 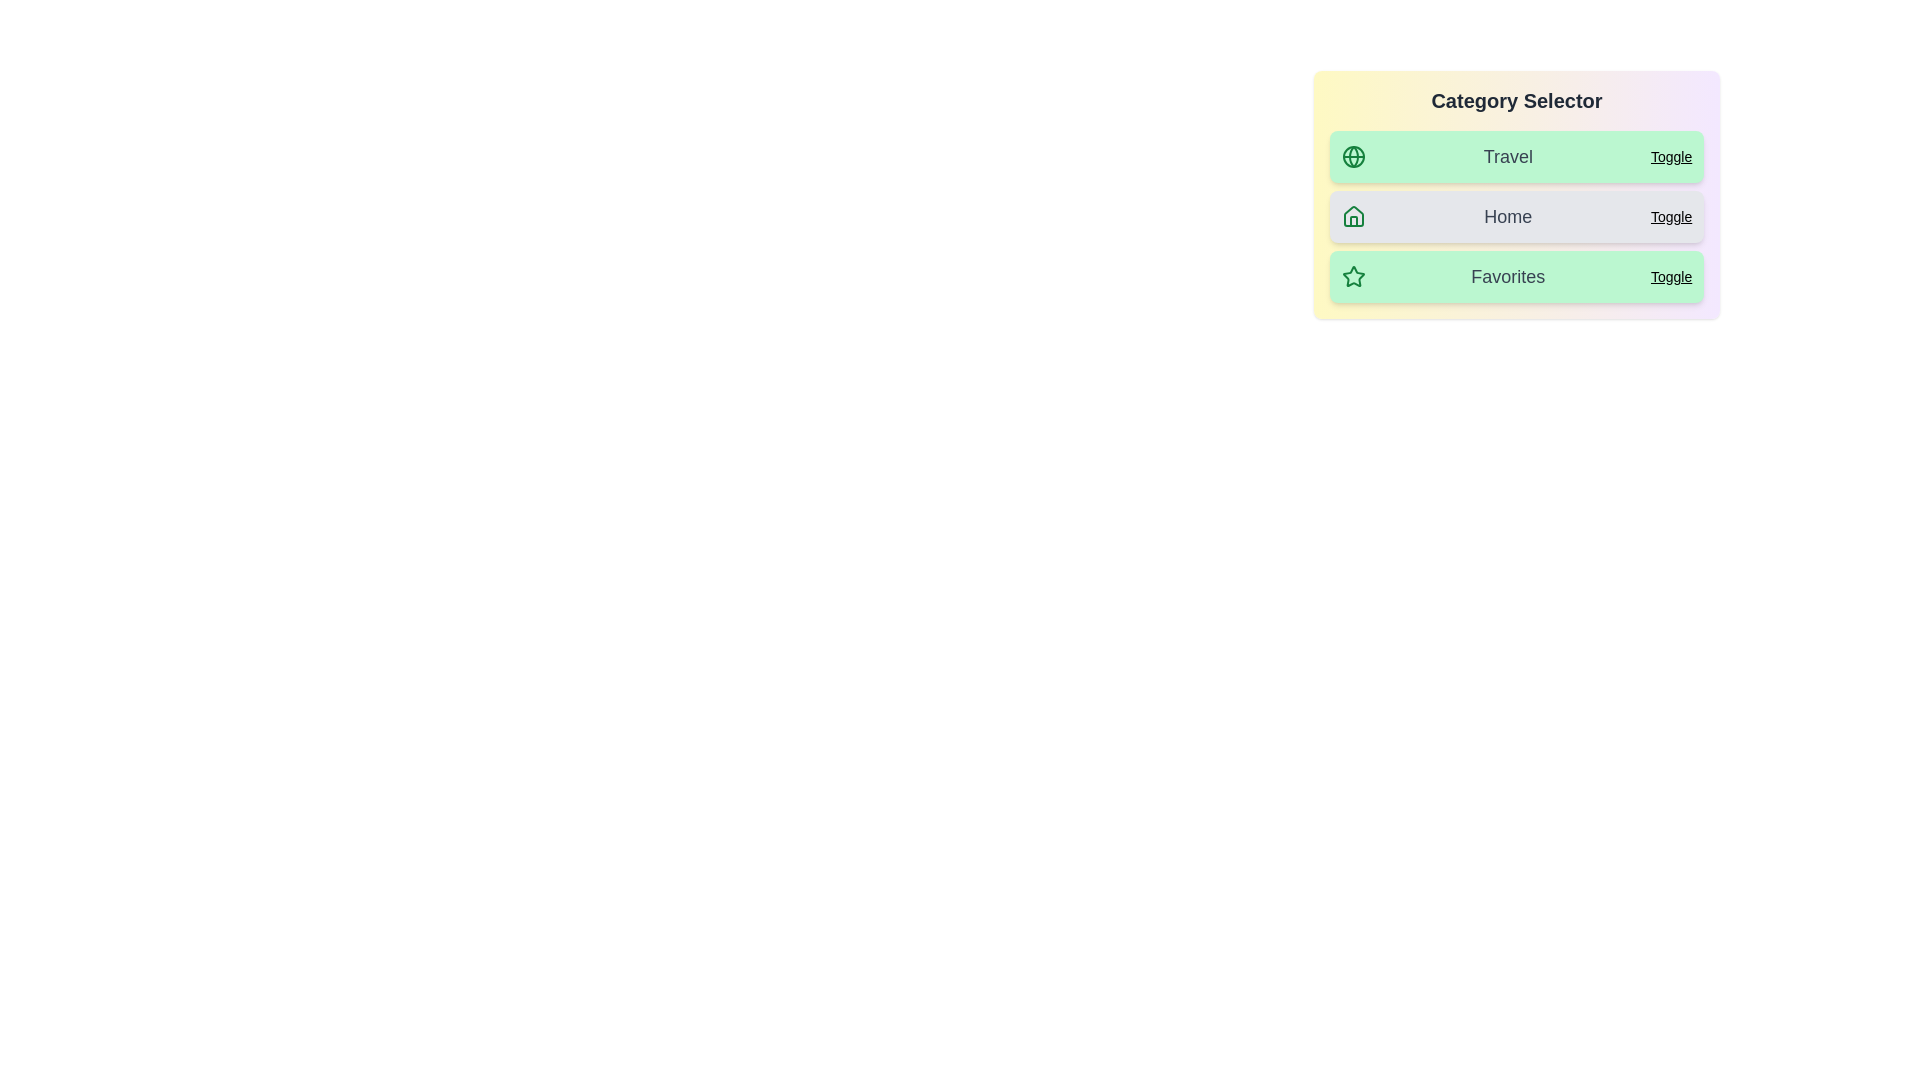 I want to click on the 'Toggle' button of the category item corresponding to Travel, so click(x=1671, y=156).